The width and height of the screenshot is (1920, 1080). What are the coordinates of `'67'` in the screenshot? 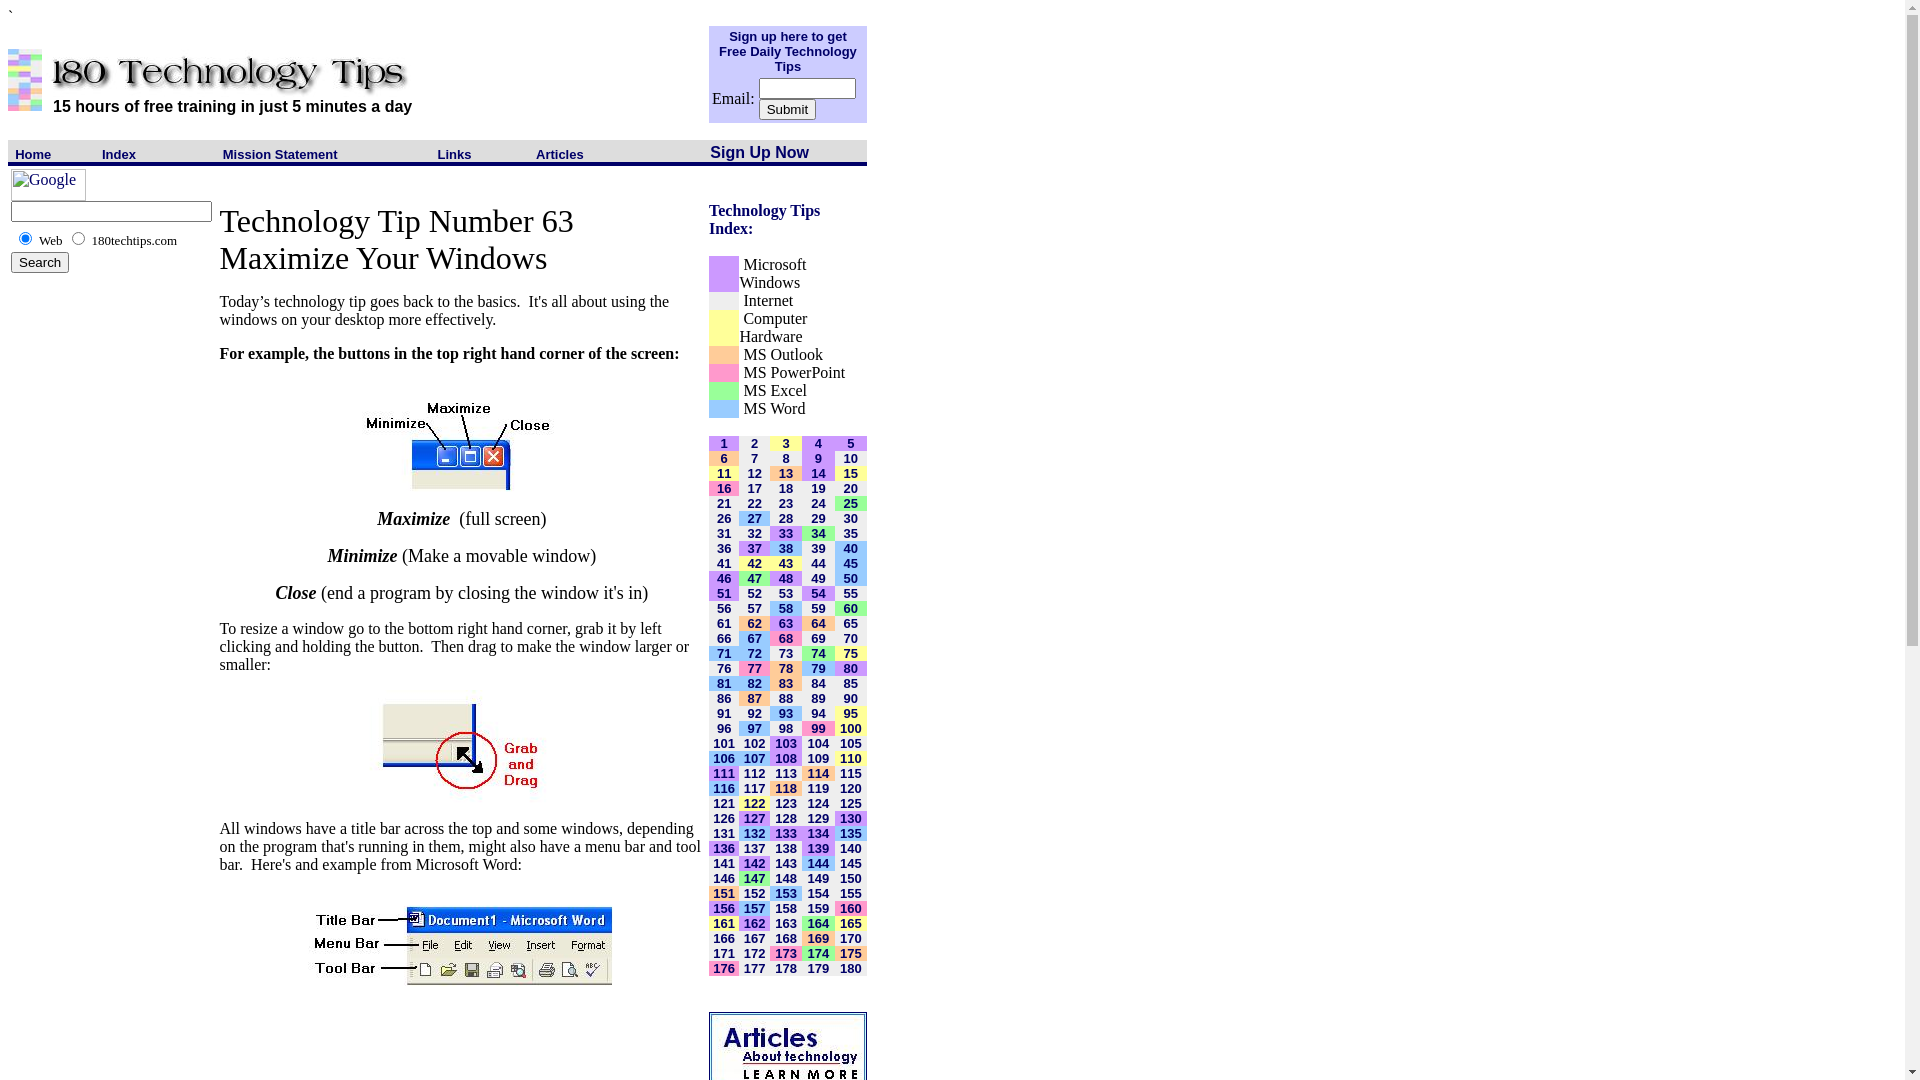 It's located at (752, 638).